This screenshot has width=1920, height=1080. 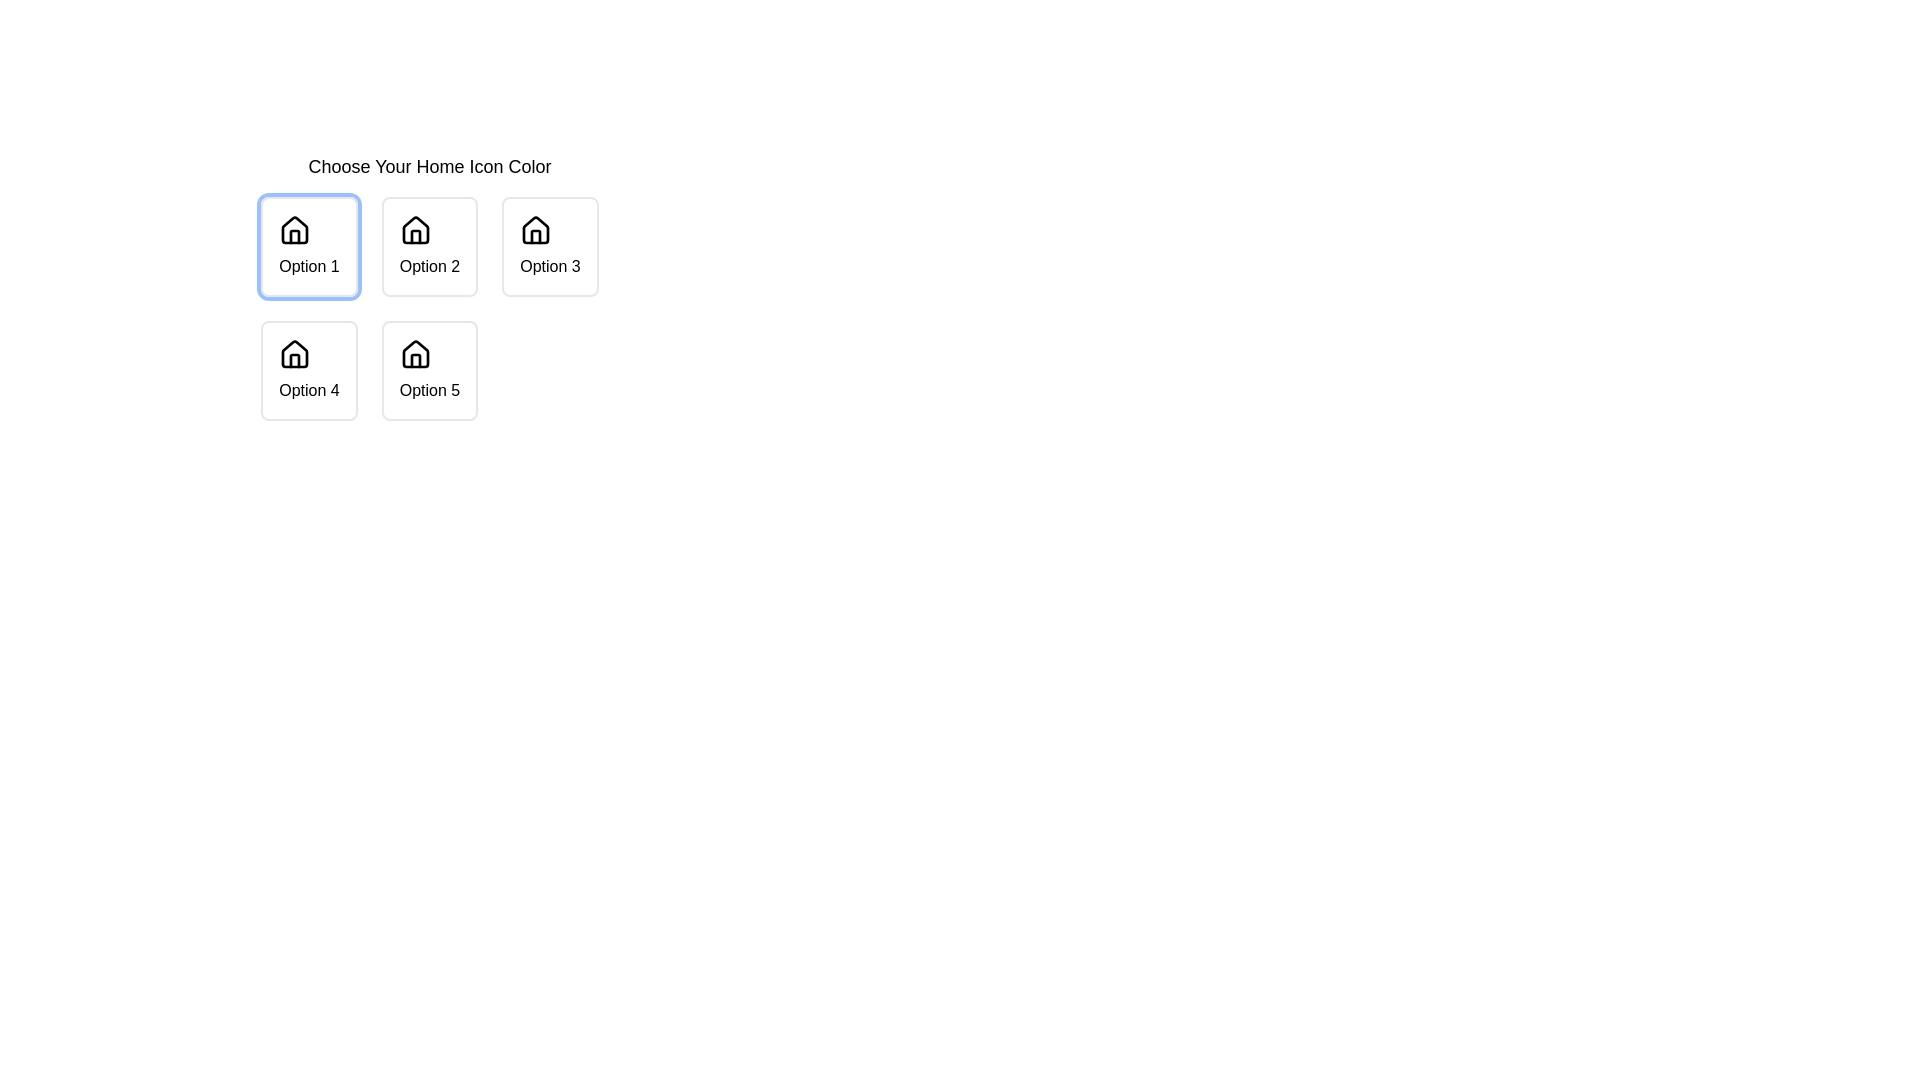 I want to click on the door element of the house icon in Option 2, so click(x=414, y=235).